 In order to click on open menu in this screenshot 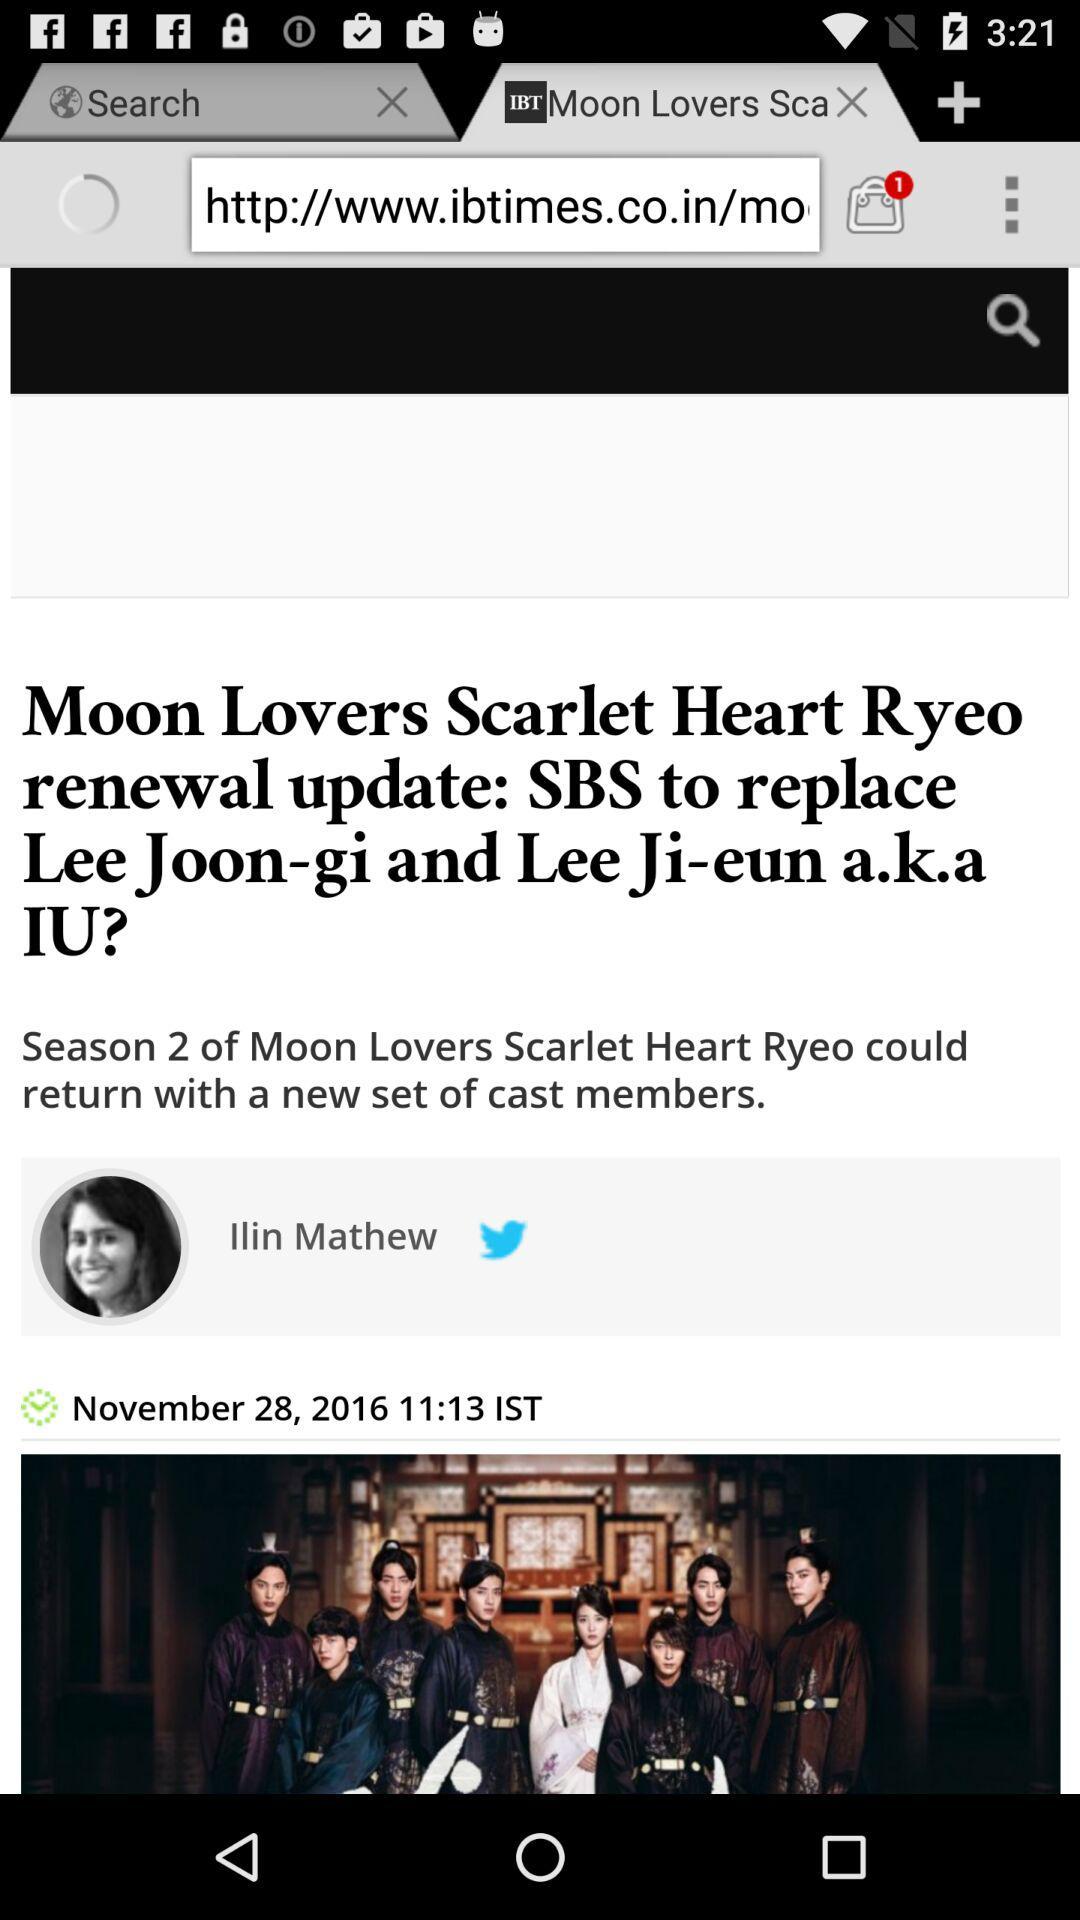, I will do `click(1011, 204)`.